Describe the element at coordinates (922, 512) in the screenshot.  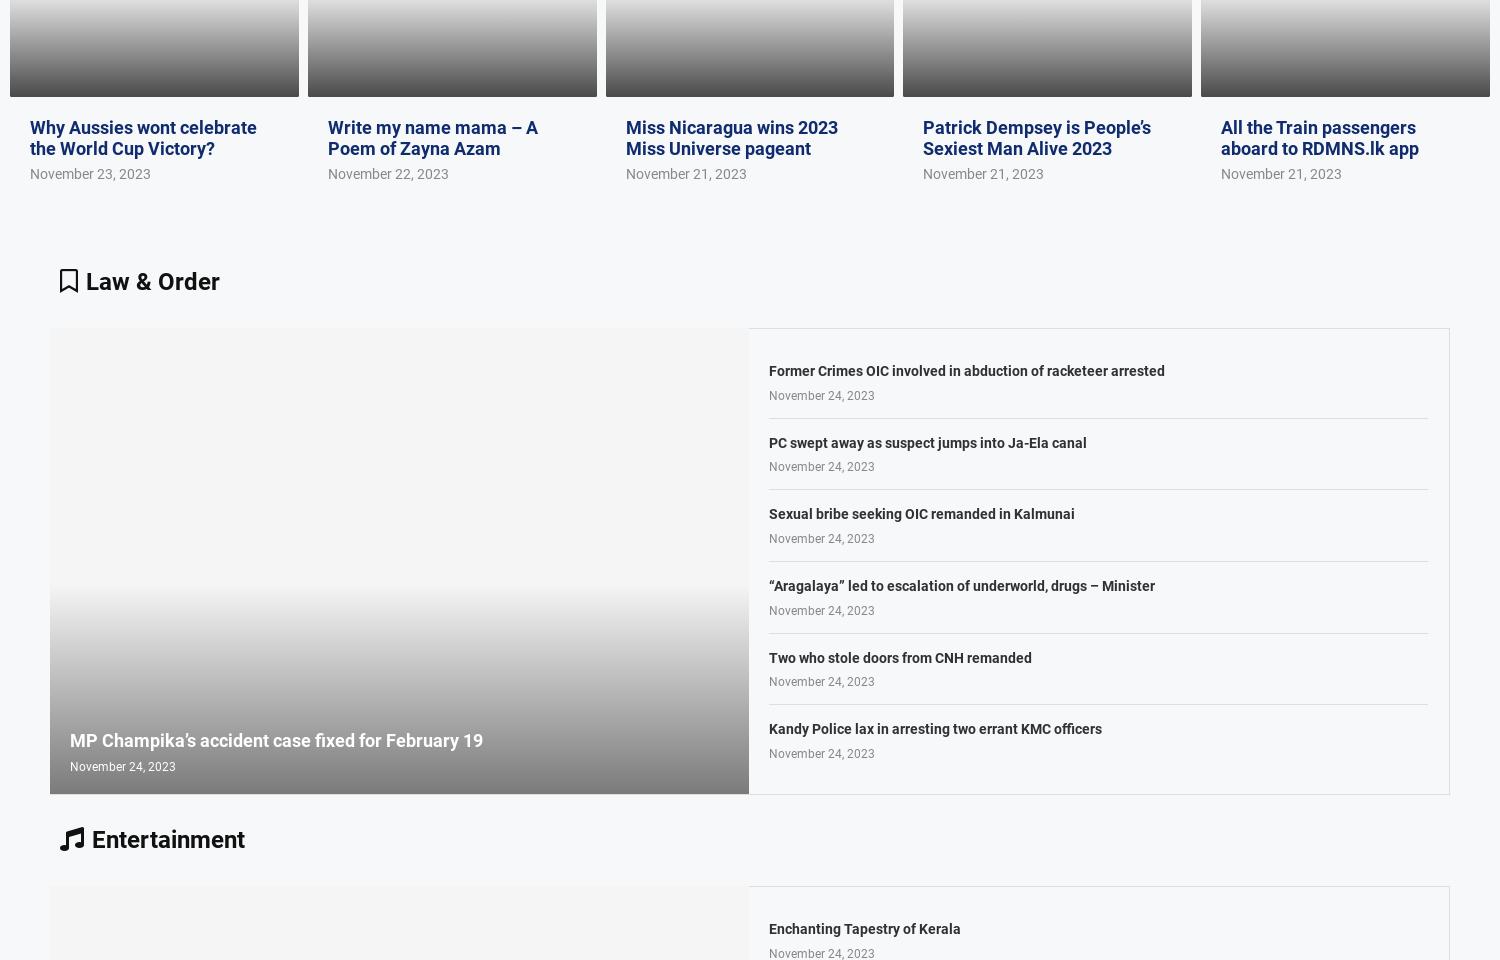
I see `'Sexual bribe seeking OIC remanded in Kalmunai'` at that location.